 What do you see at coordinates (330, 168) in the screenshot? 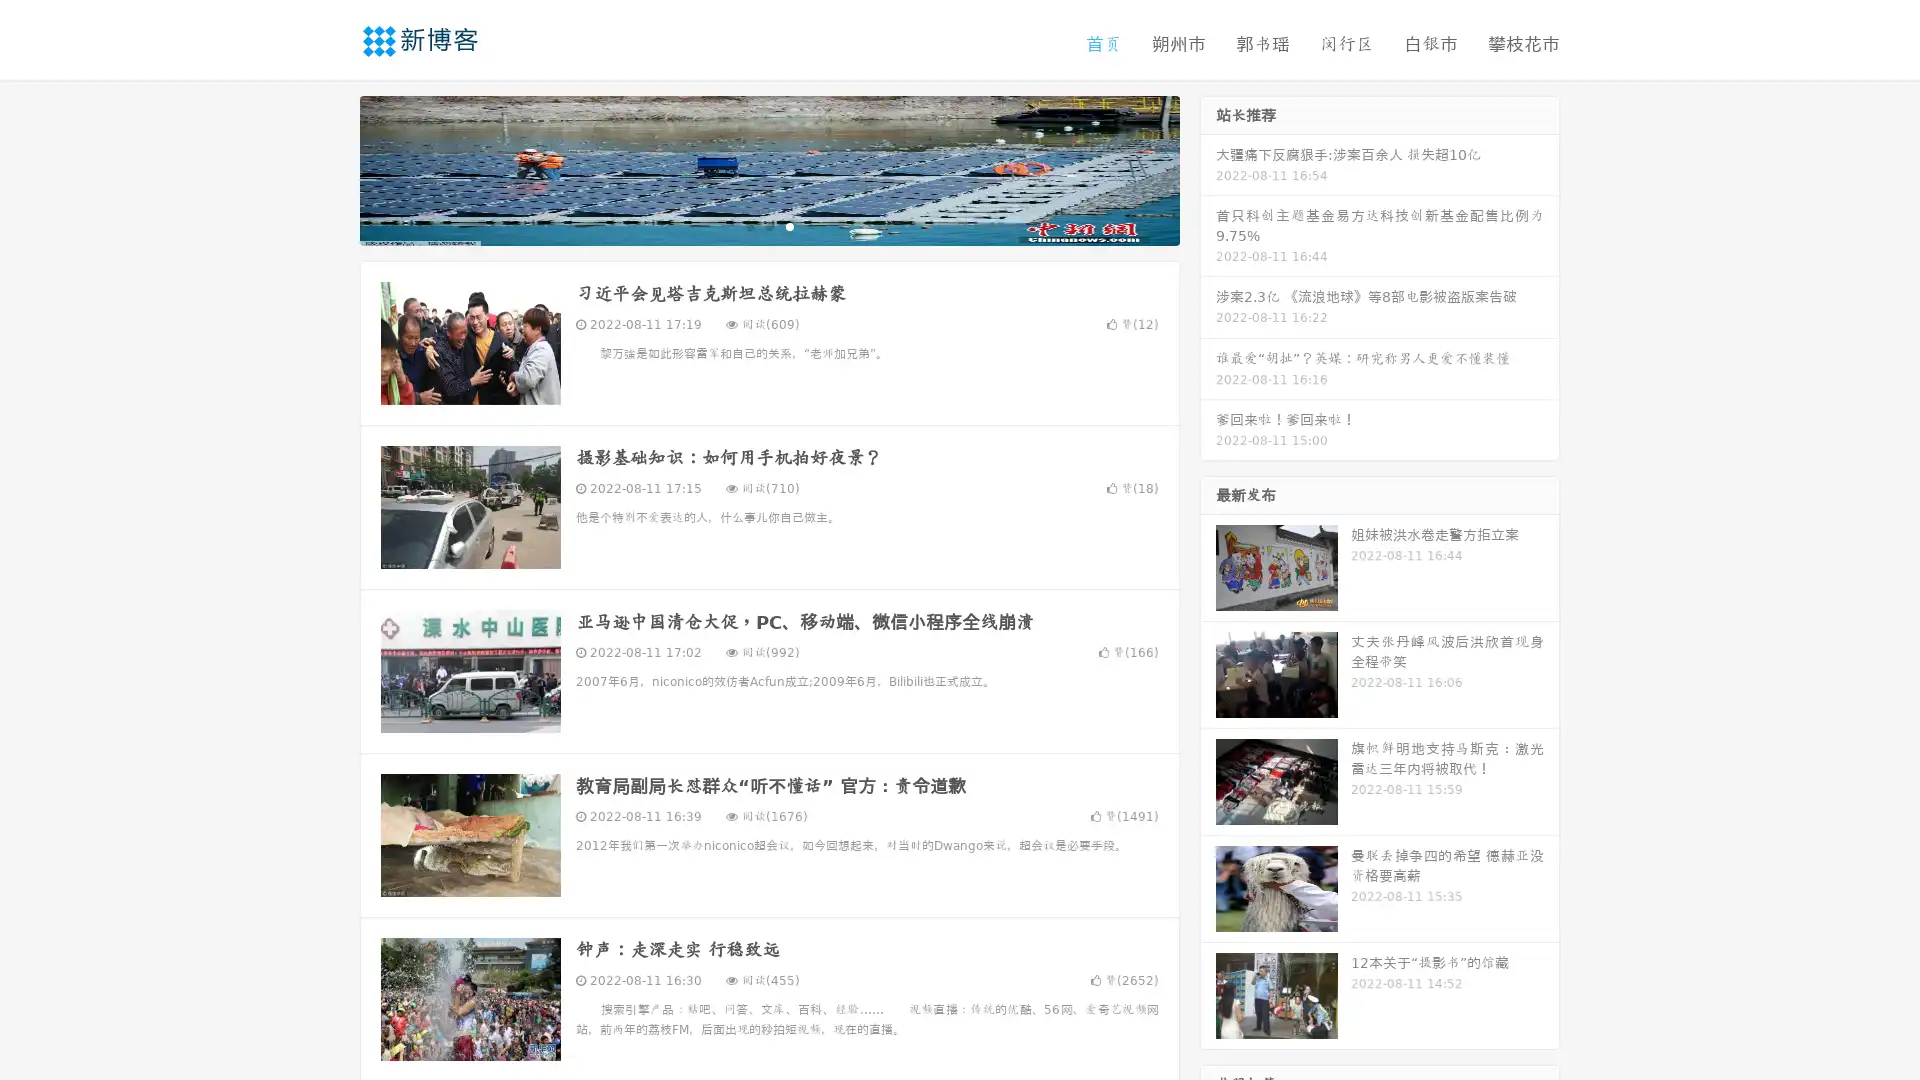
I see `Previous slide` at bounding box center [330, 168].